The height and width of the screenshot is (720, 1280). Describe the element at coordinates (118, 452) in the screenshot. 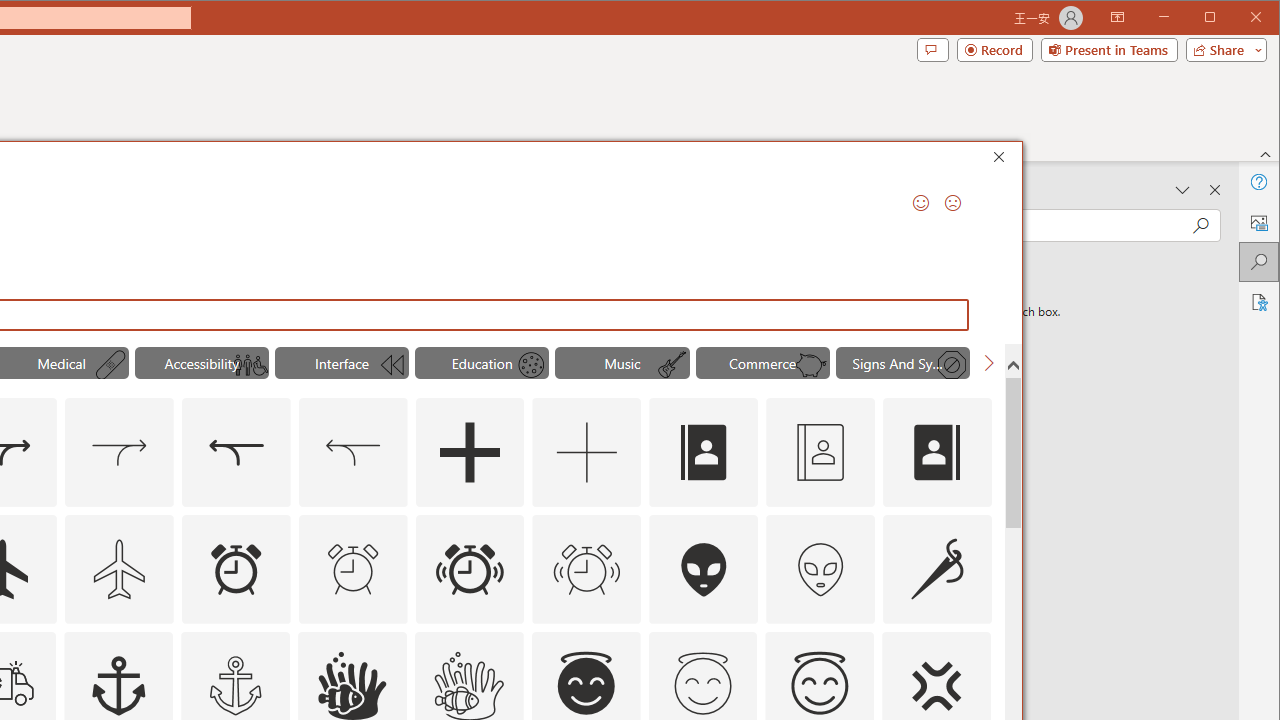

I see `'AutomationID: Icons_Acquisition_LTR_M'` at that location.